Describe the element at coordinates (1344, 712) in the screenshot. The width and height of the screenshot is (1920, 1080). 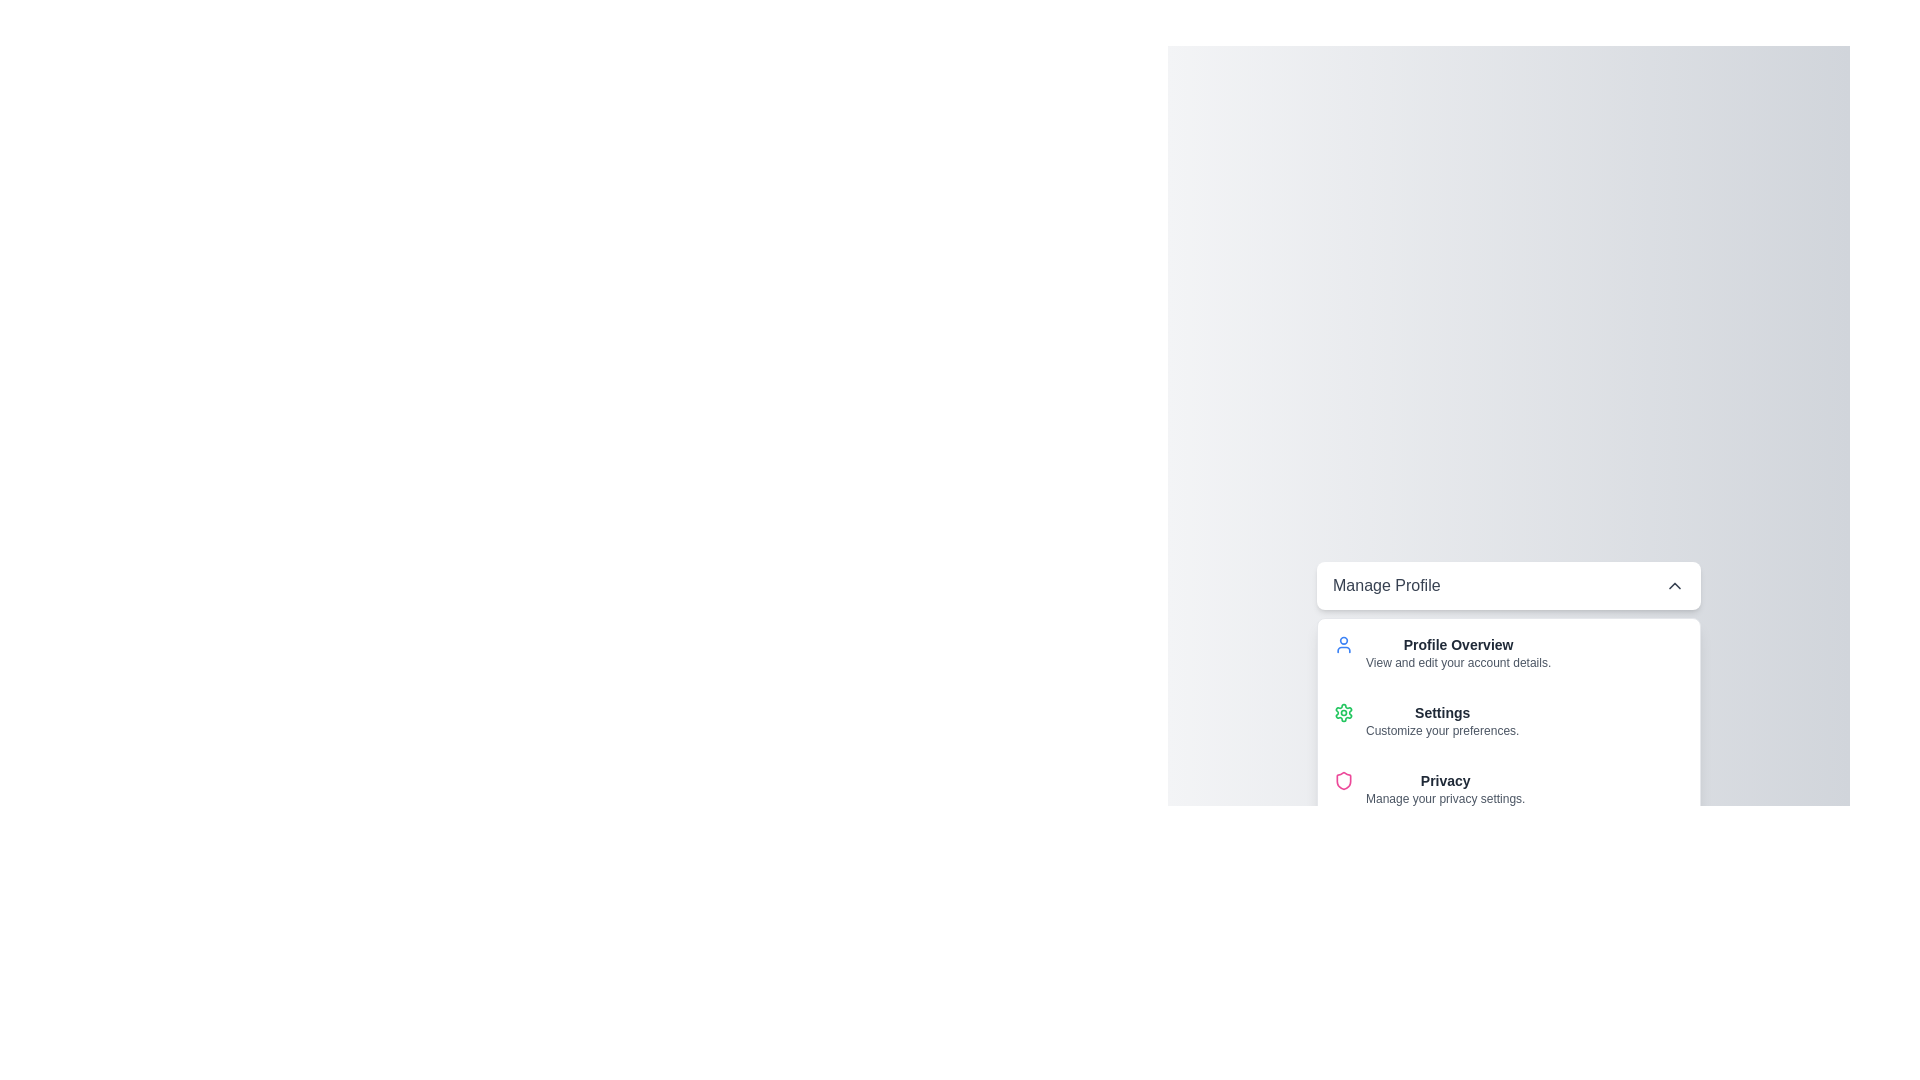
I see `the green gear icon located to the left of the 'Settings' text under the 'Manage Profile' menu` at that location.